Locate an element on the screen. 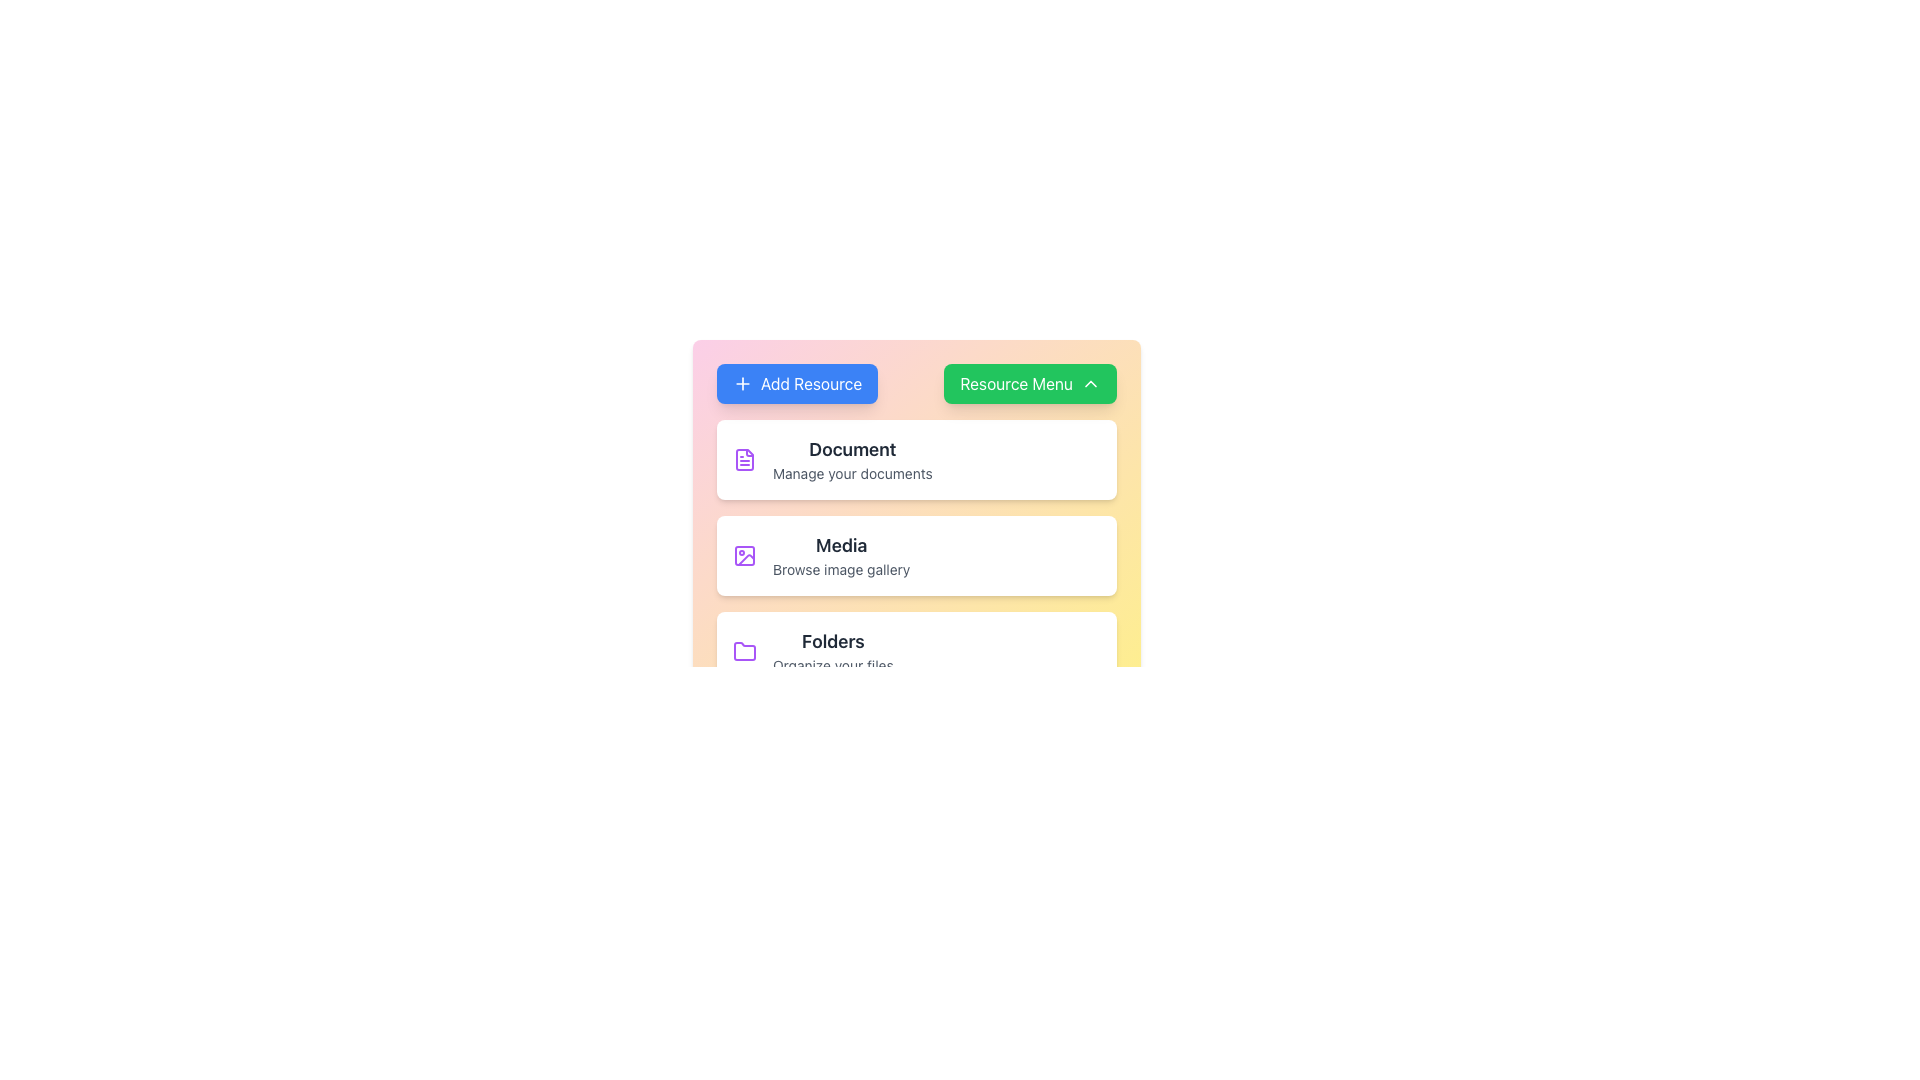 Image resolution: width=1920 pixels, height=1080 pixels. the text header titled 'Document' with the subtitle 'Manage your documents' is located at coordinates (852, 459).